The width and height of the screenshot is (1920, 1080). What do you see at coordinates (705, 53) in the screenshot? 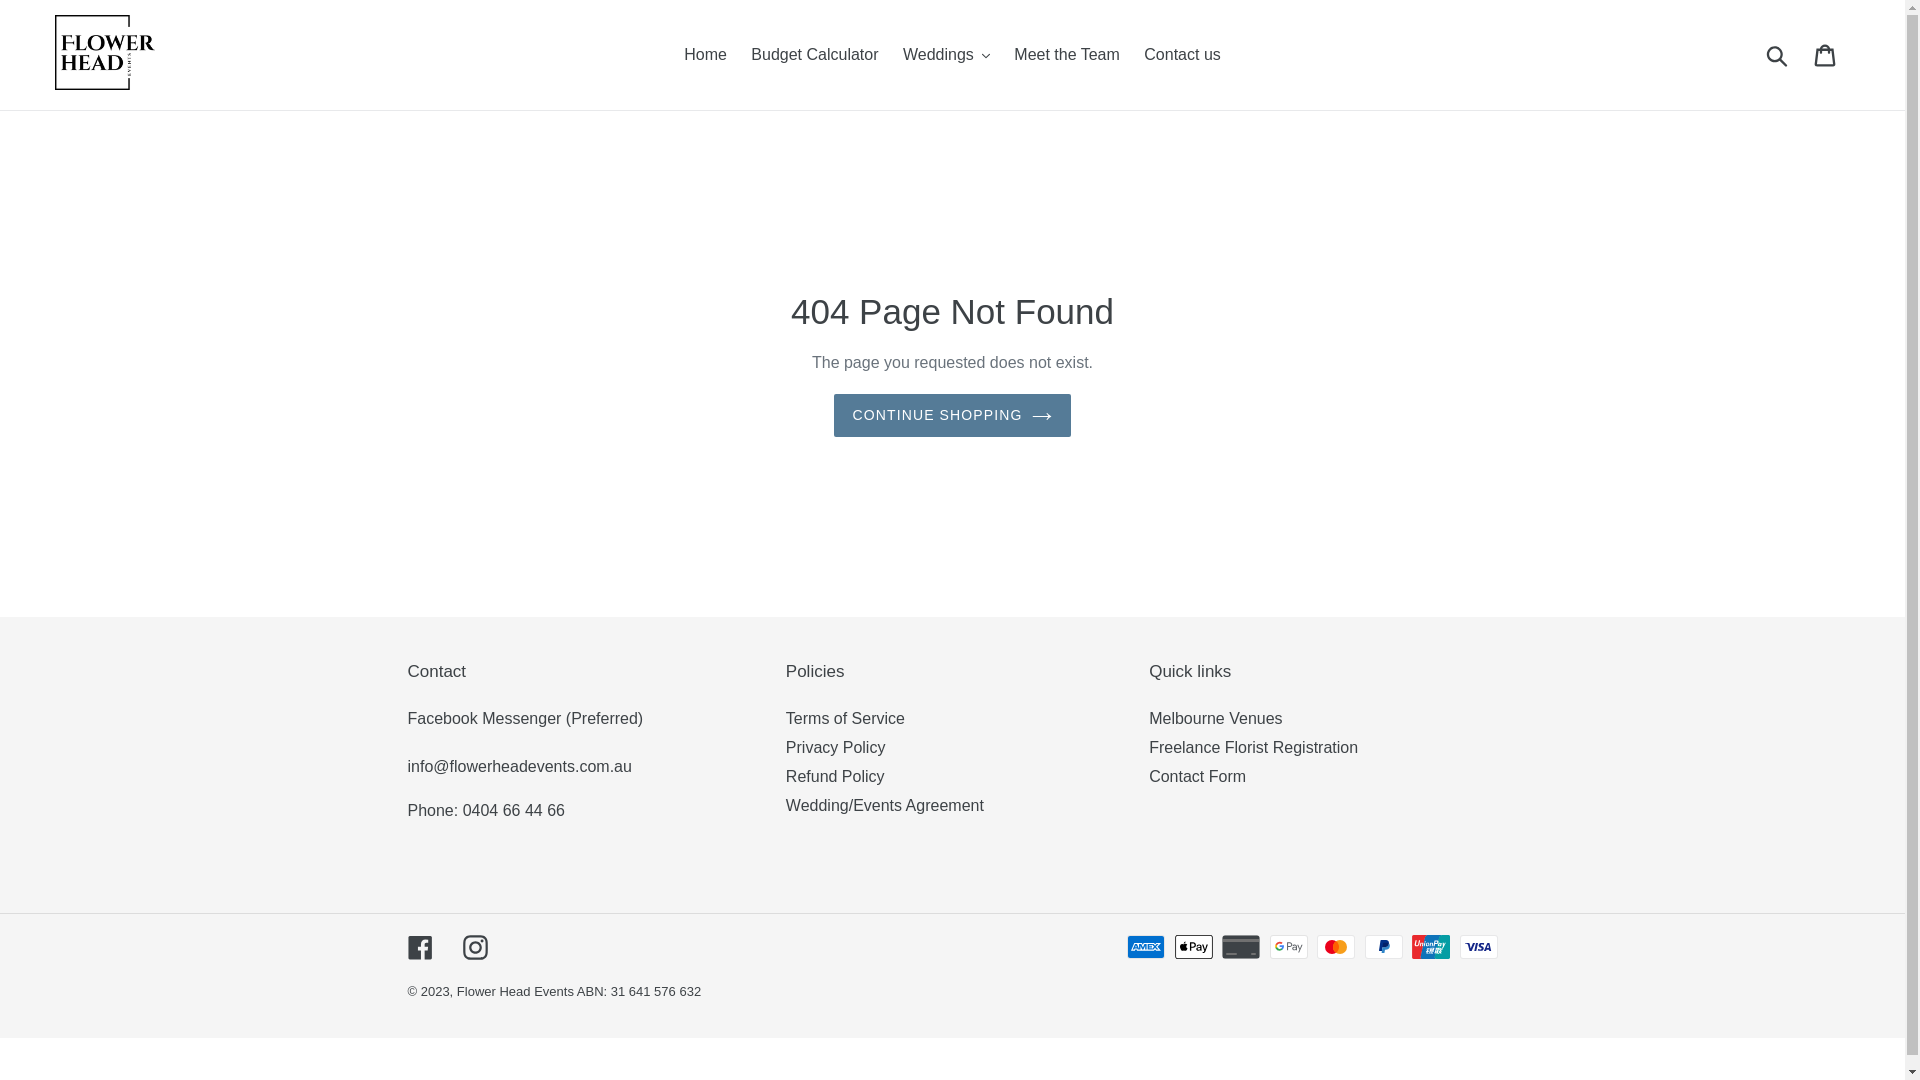
I see `'Home'` at bounding box center [705, 53].